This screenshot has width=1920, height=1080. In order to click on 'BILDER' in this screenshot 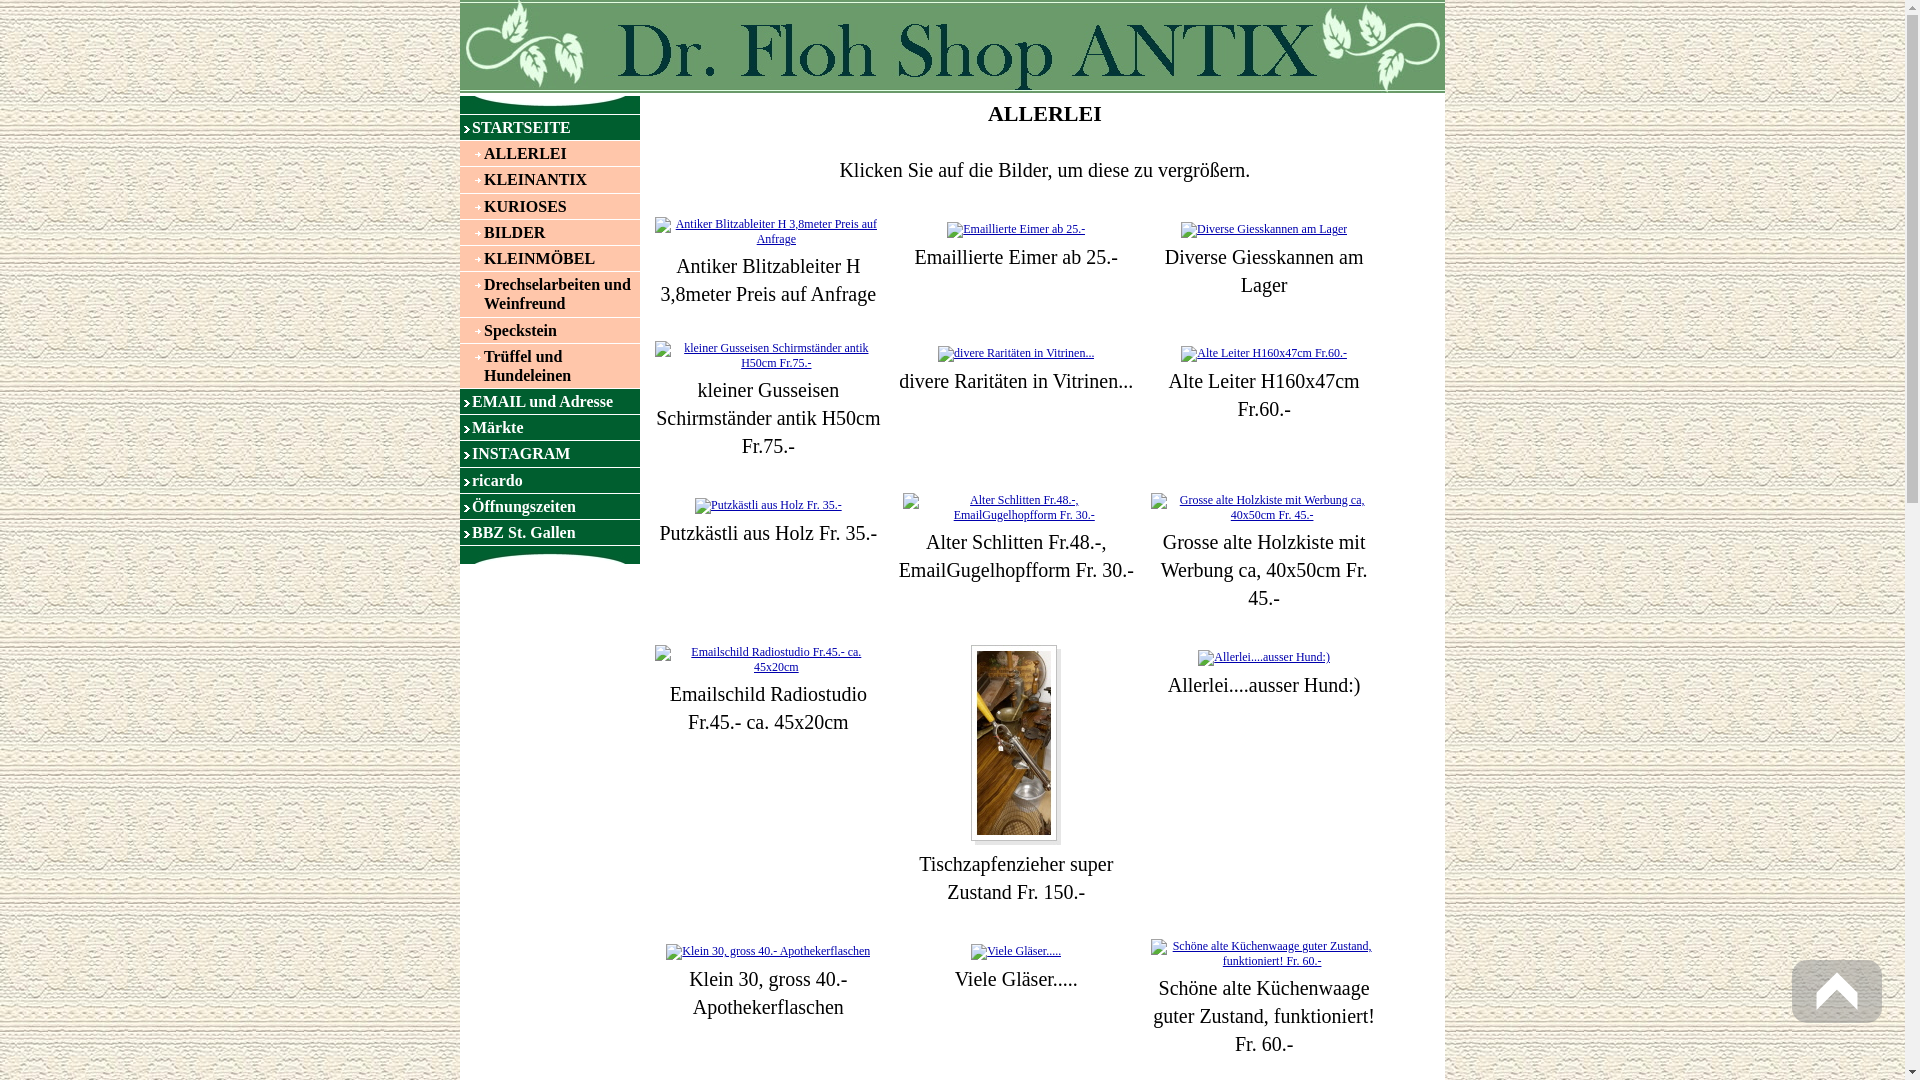, I will do `click(550, 231)`.